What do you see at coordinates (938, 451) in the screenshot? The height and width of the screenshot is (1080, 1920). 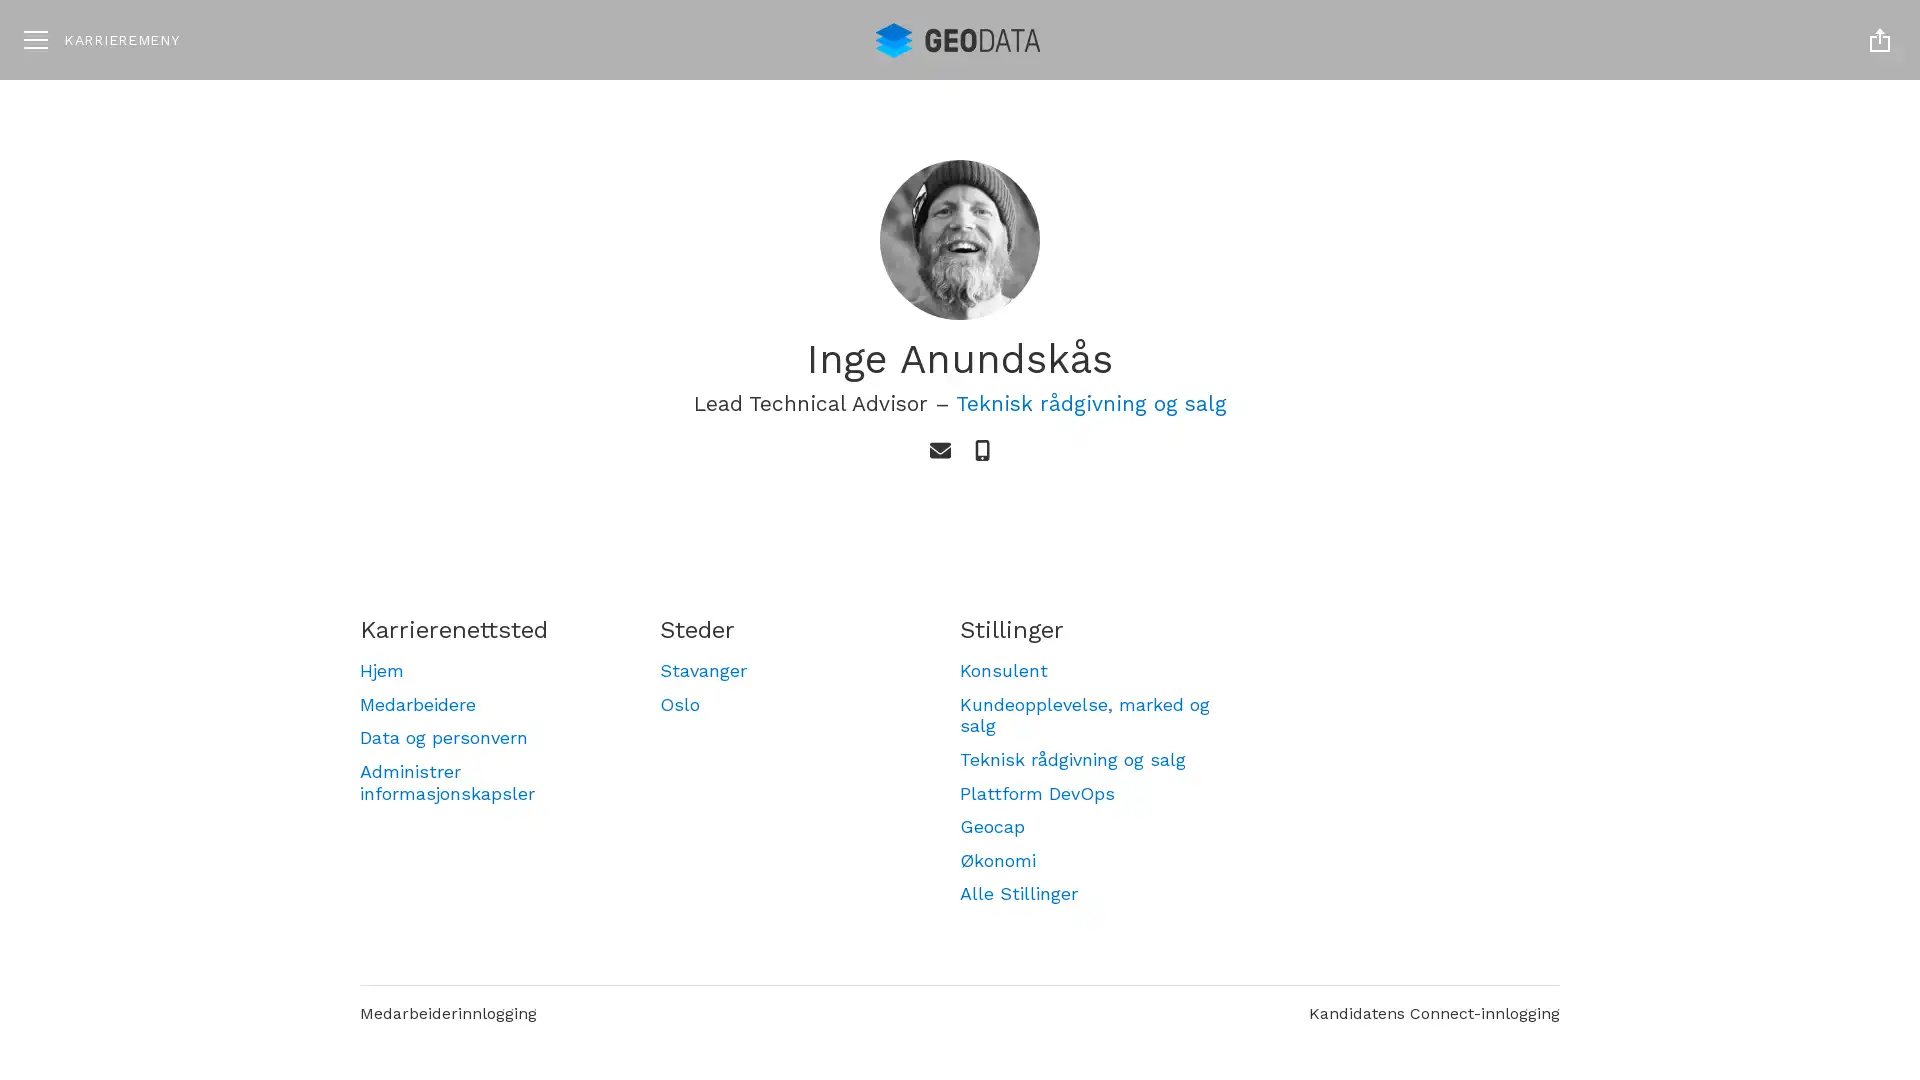 I see `E-post` at bounding box center [938, 451].